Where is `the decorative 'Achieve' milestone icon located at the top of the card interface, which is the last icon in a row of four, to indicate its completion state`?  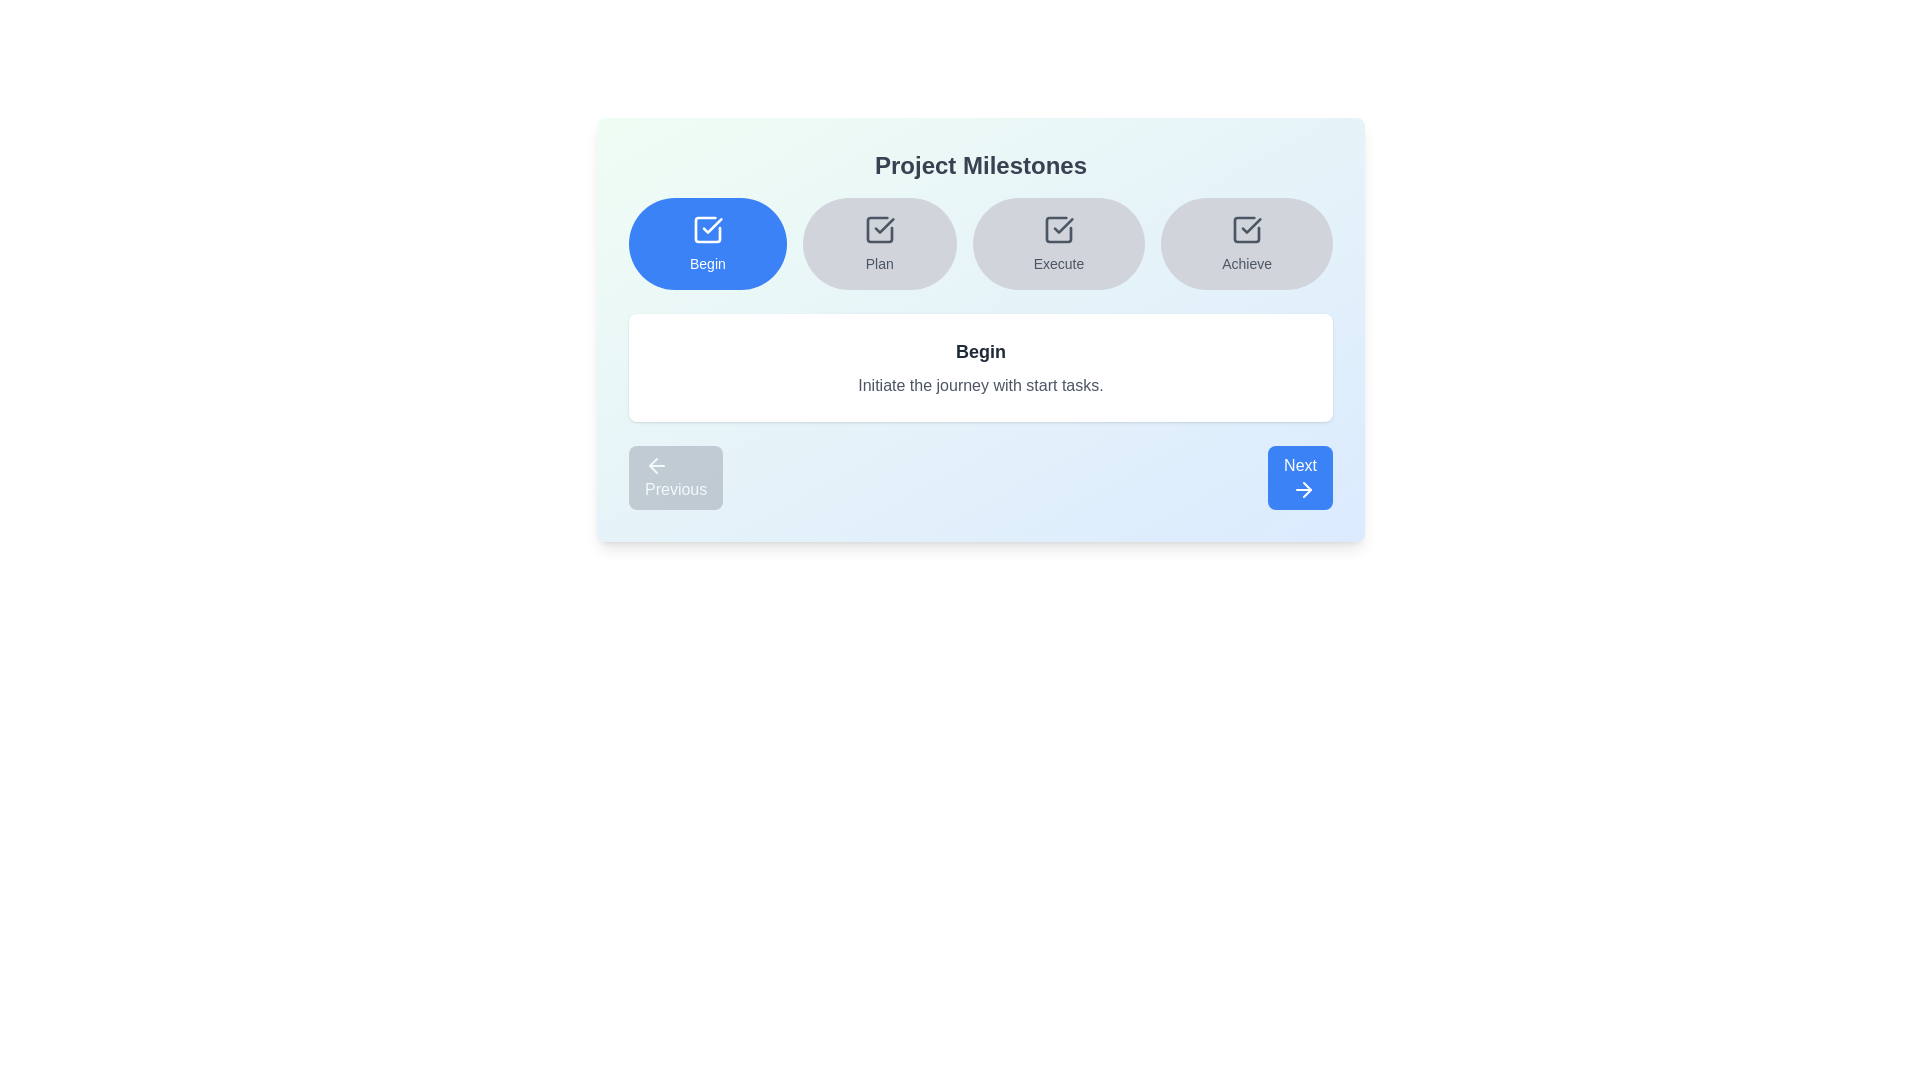
the decorative 'Achieve' milestone icon located at the top of the card interface, which is the last icon in a row of four, to indicate its completion state is located at coordinates (1246, 229).